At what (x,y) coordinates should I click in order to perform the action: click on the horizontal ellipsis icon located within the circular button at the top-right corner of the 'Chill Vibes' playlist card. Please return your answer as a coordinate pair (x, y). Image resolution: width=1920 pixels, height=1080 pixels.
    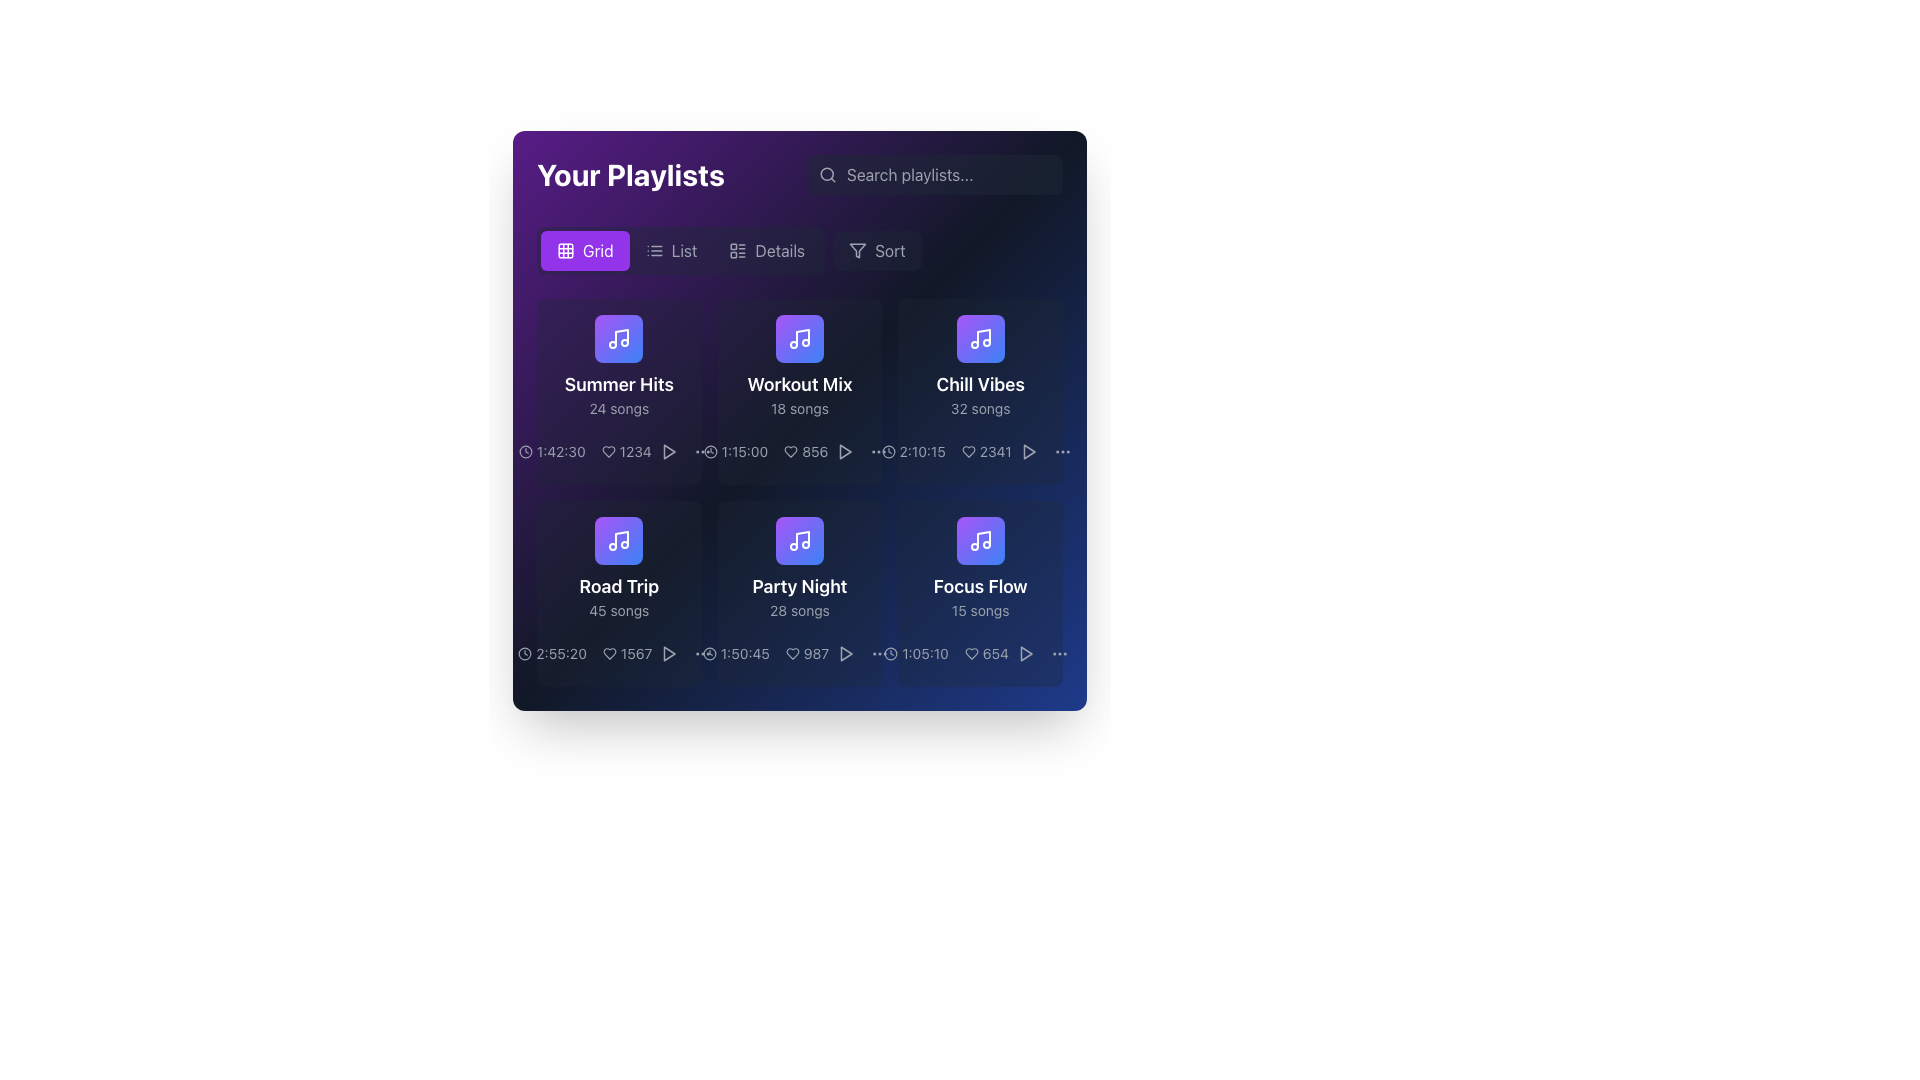
    Looking at the image, I should click on (1061, 451).